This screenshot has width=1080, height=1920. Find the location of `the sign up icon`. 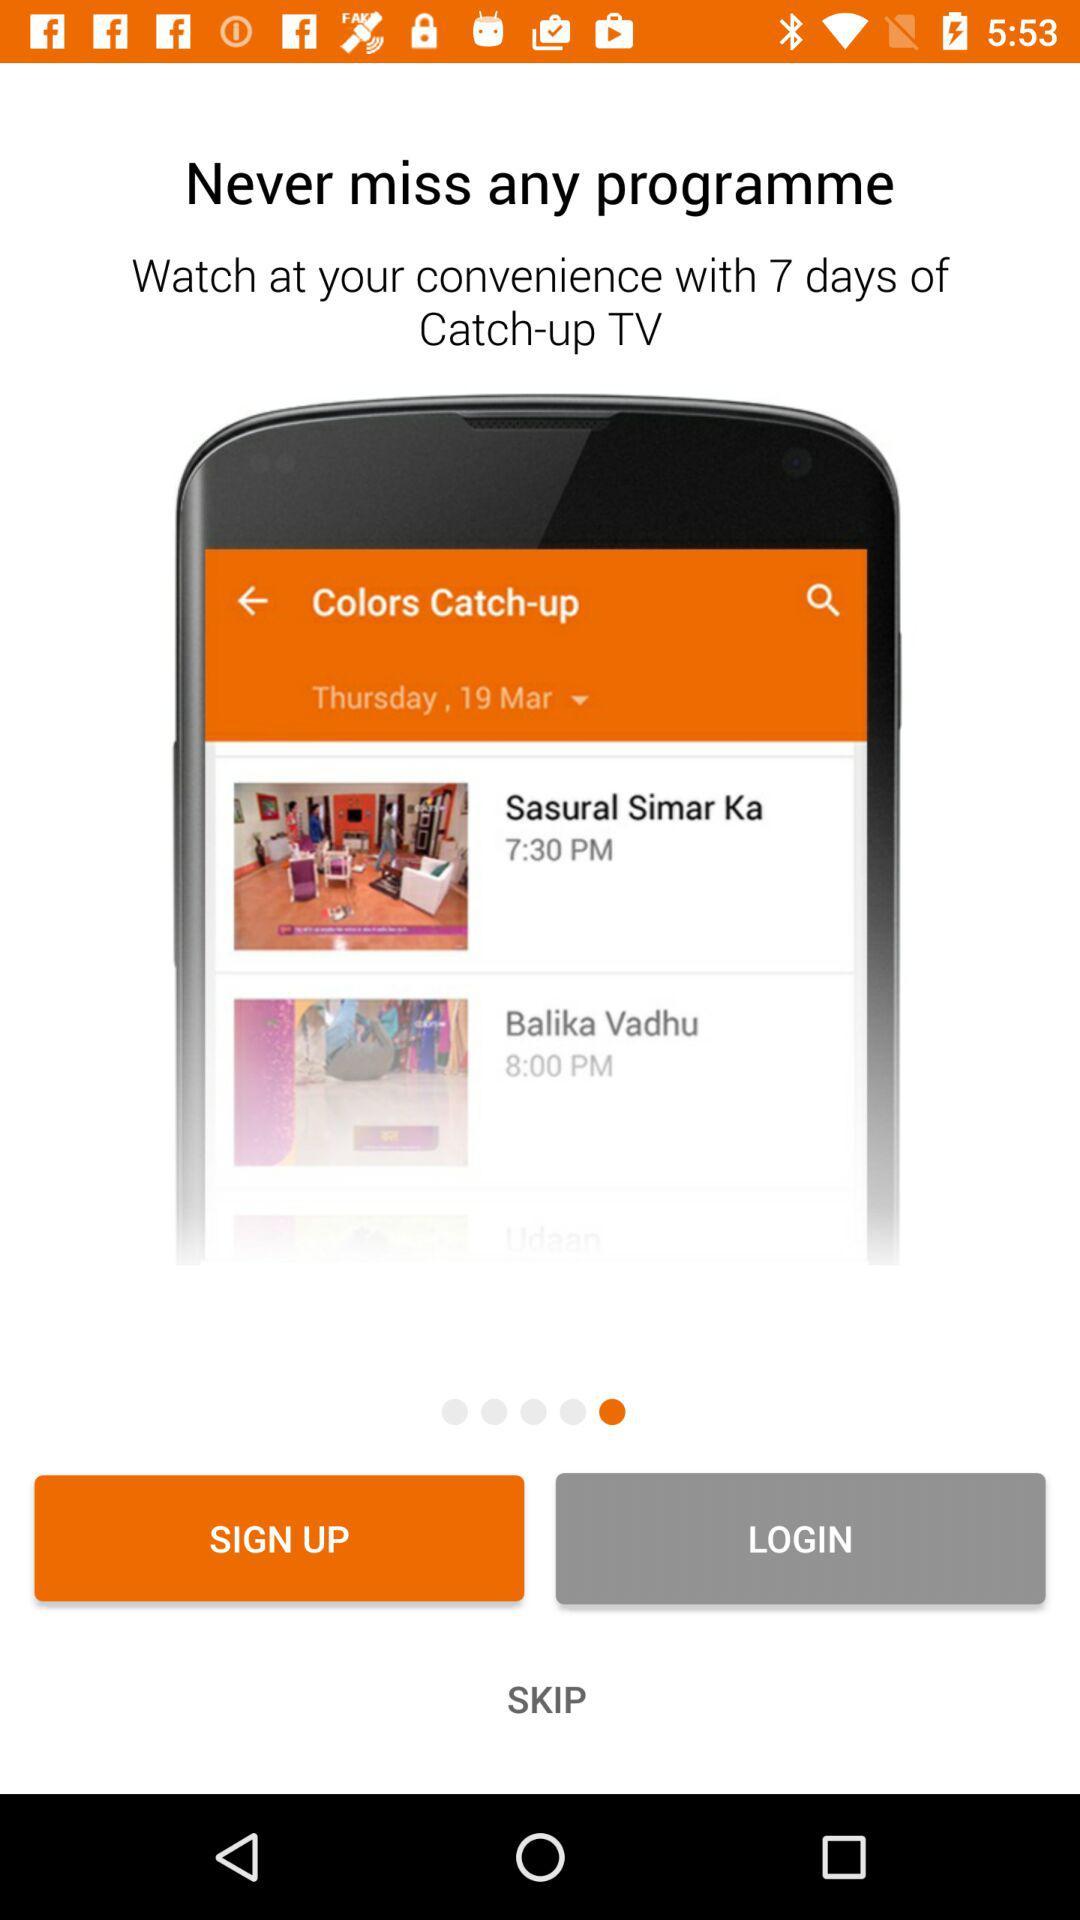

the sign up icon is located at coordinates (279, 1537).